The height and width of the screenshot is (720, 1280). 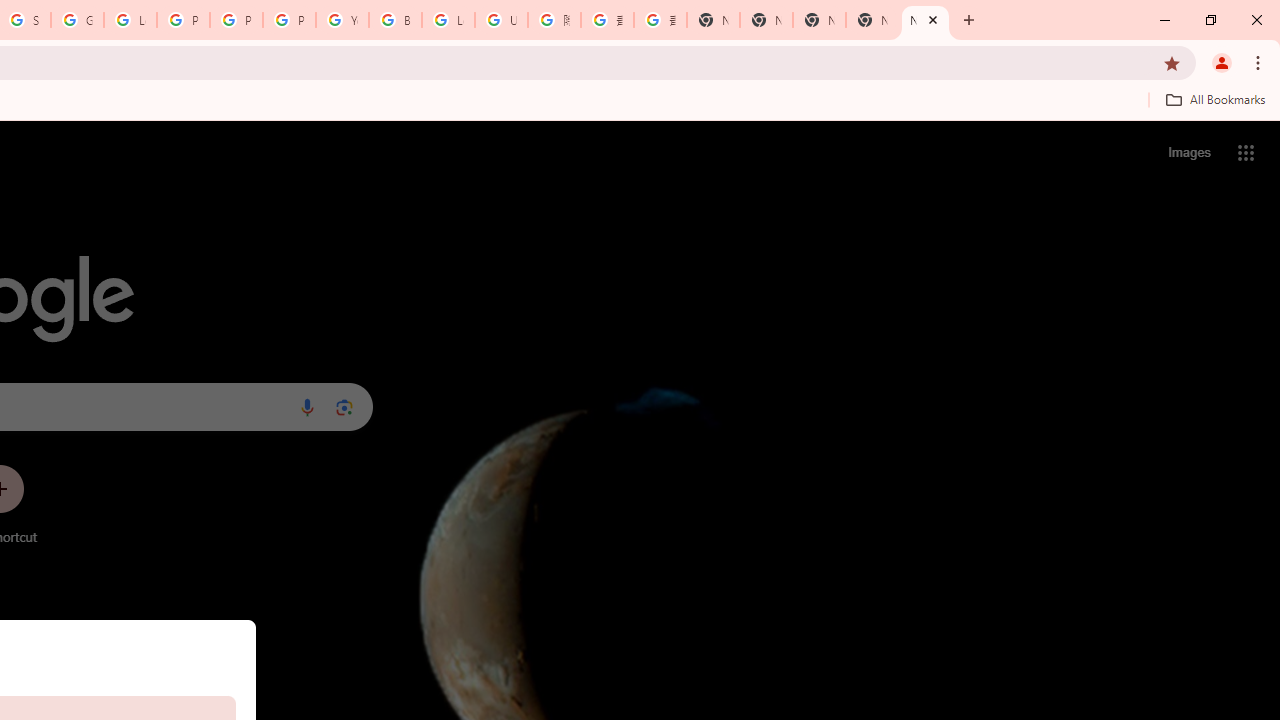 What do you see at coordinates (924, 20) in the screenshot?
I see `'New Tab'` at bounding box center [924, 20].